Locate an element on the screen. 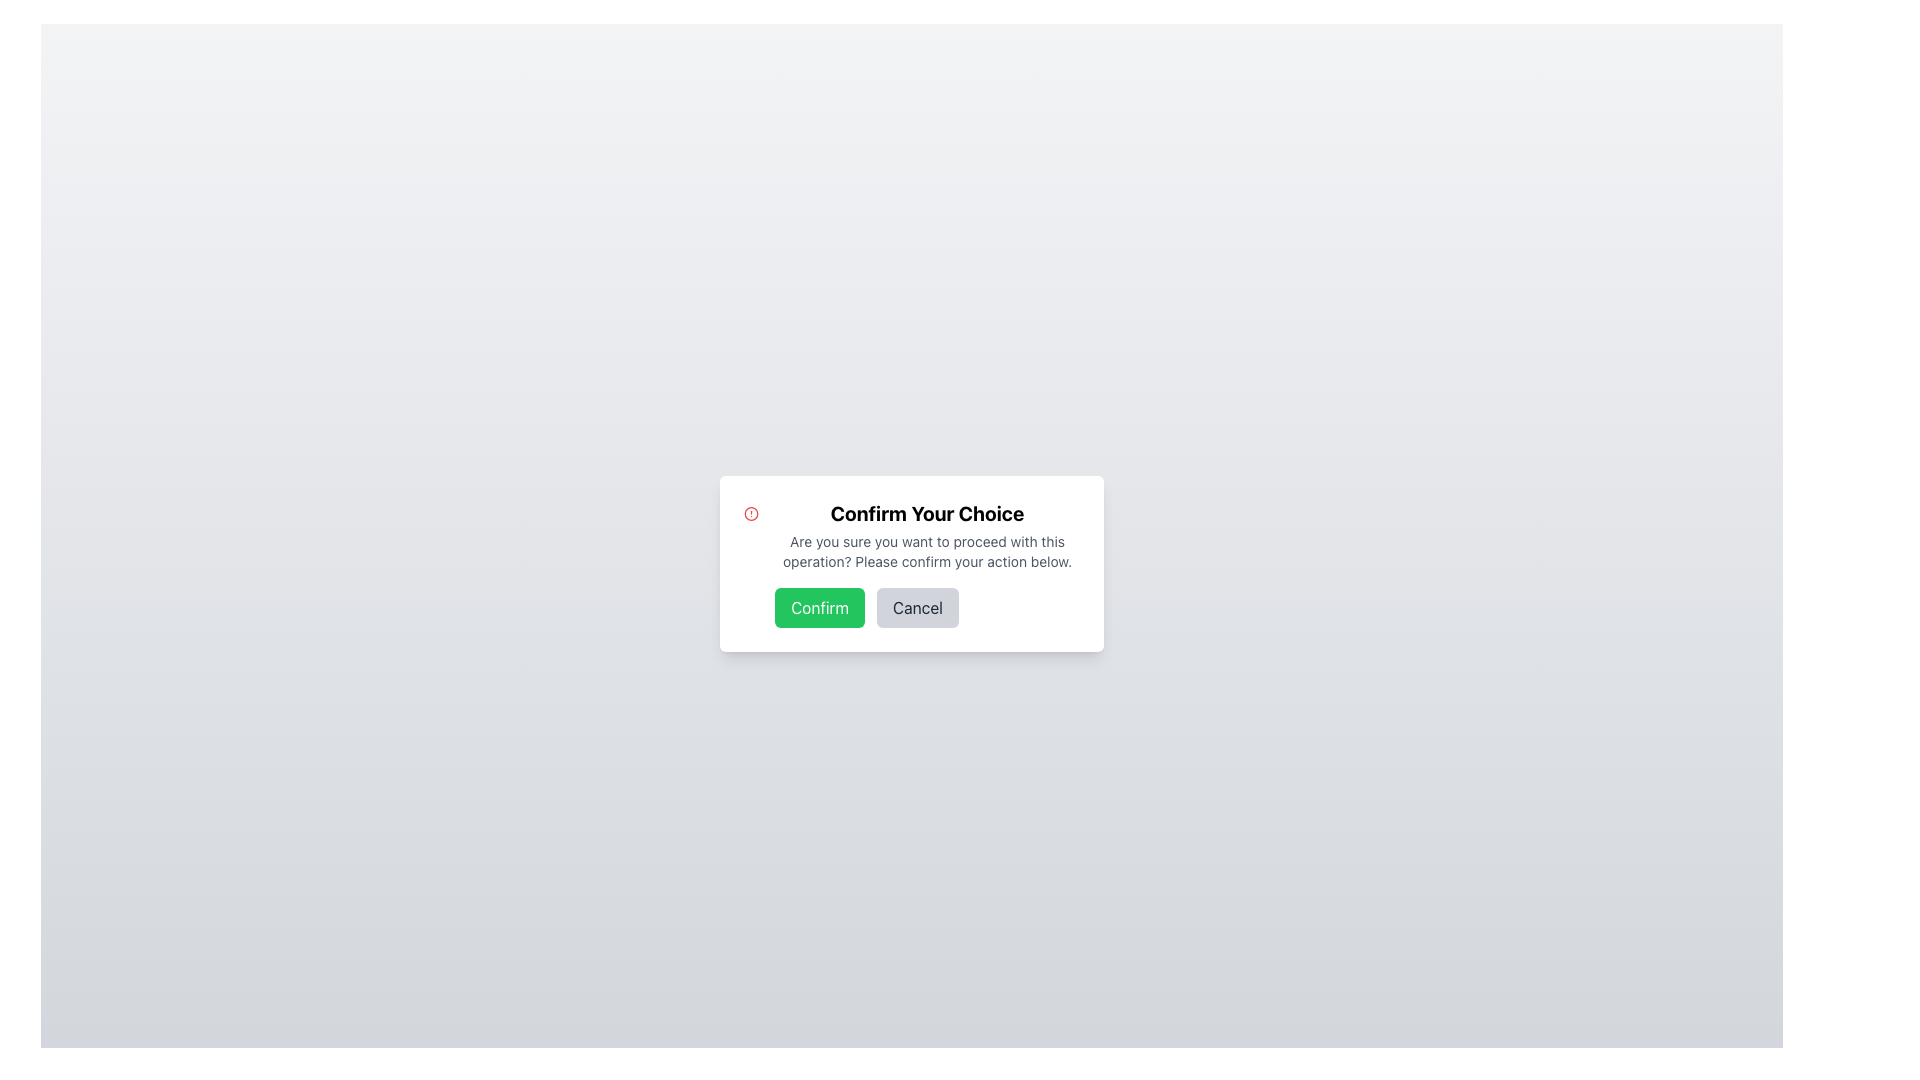 The image size is (1920, 1080). the confirmation button located in the dialog box to observe the hover effect is located at coordinates (820, 607).